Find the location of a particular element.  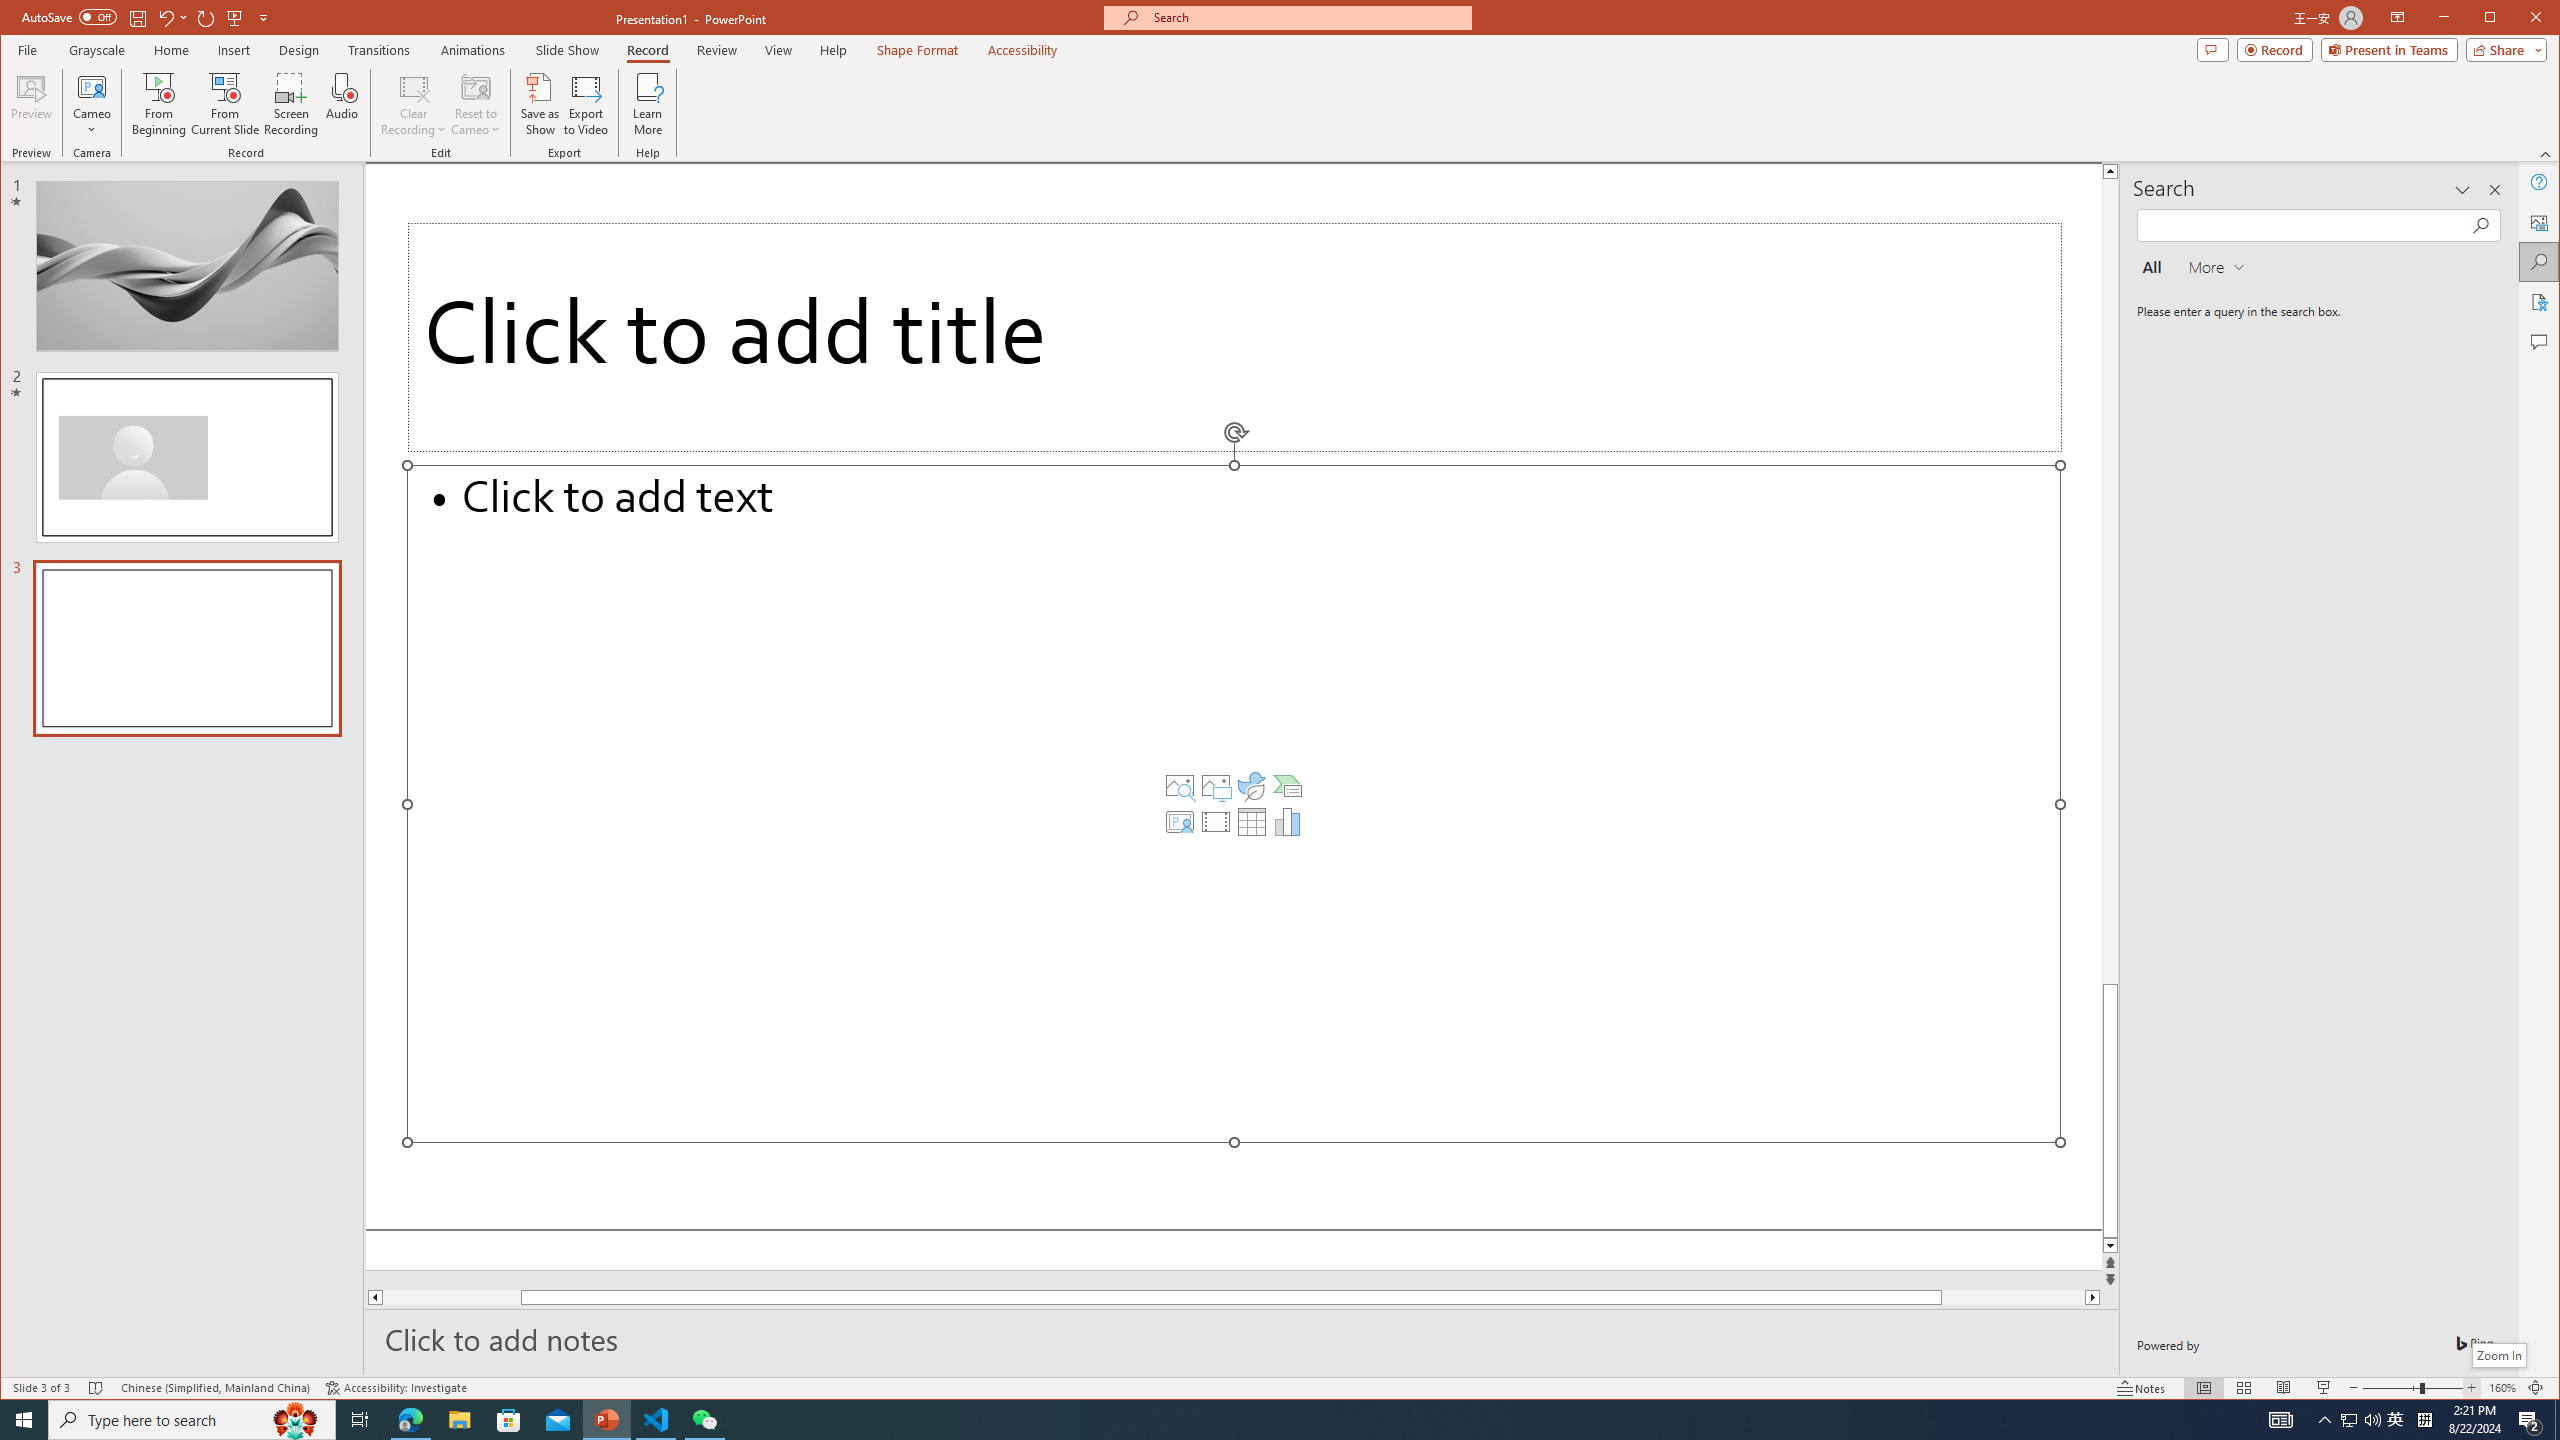

'Quick Access Toolbar' is located at coordinates (146, 18).